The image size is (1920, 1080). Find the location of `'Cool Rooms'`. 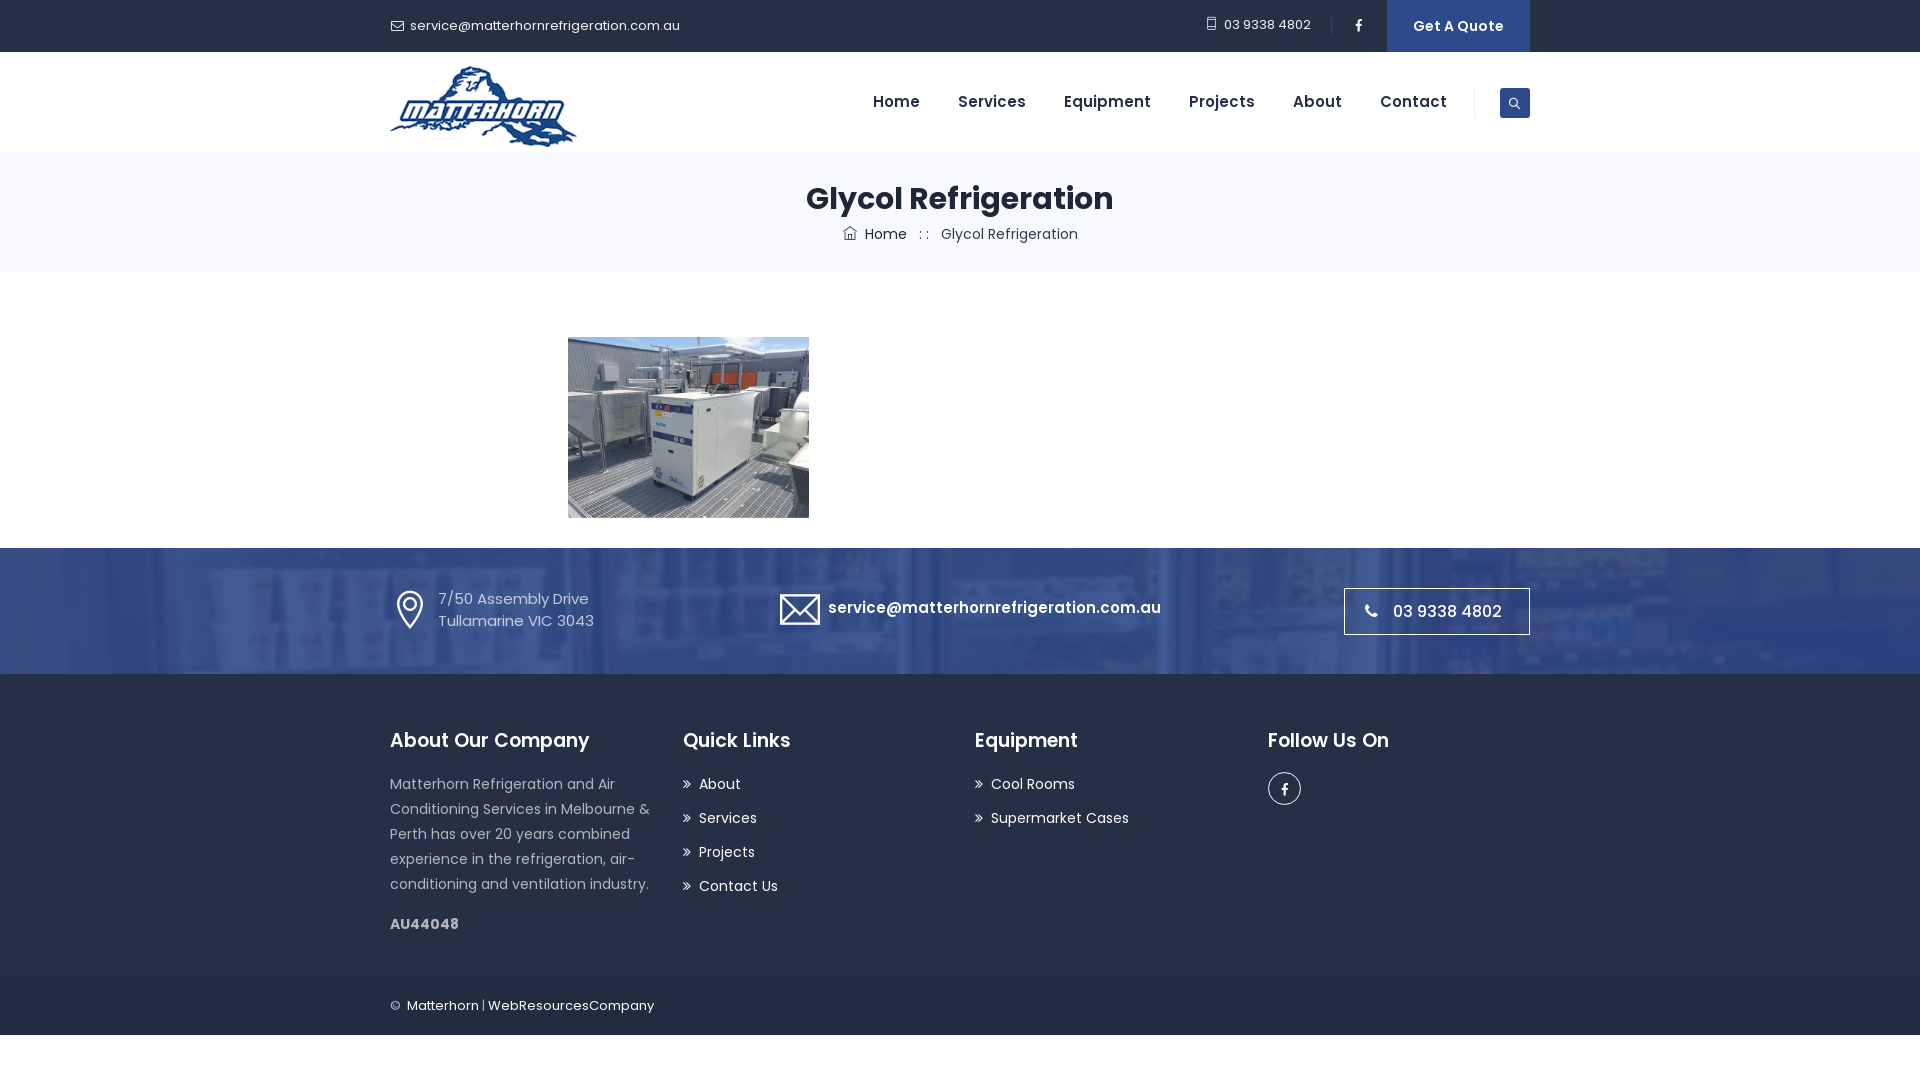

'Cool Rooms' is located at coordinates (1025, 783).